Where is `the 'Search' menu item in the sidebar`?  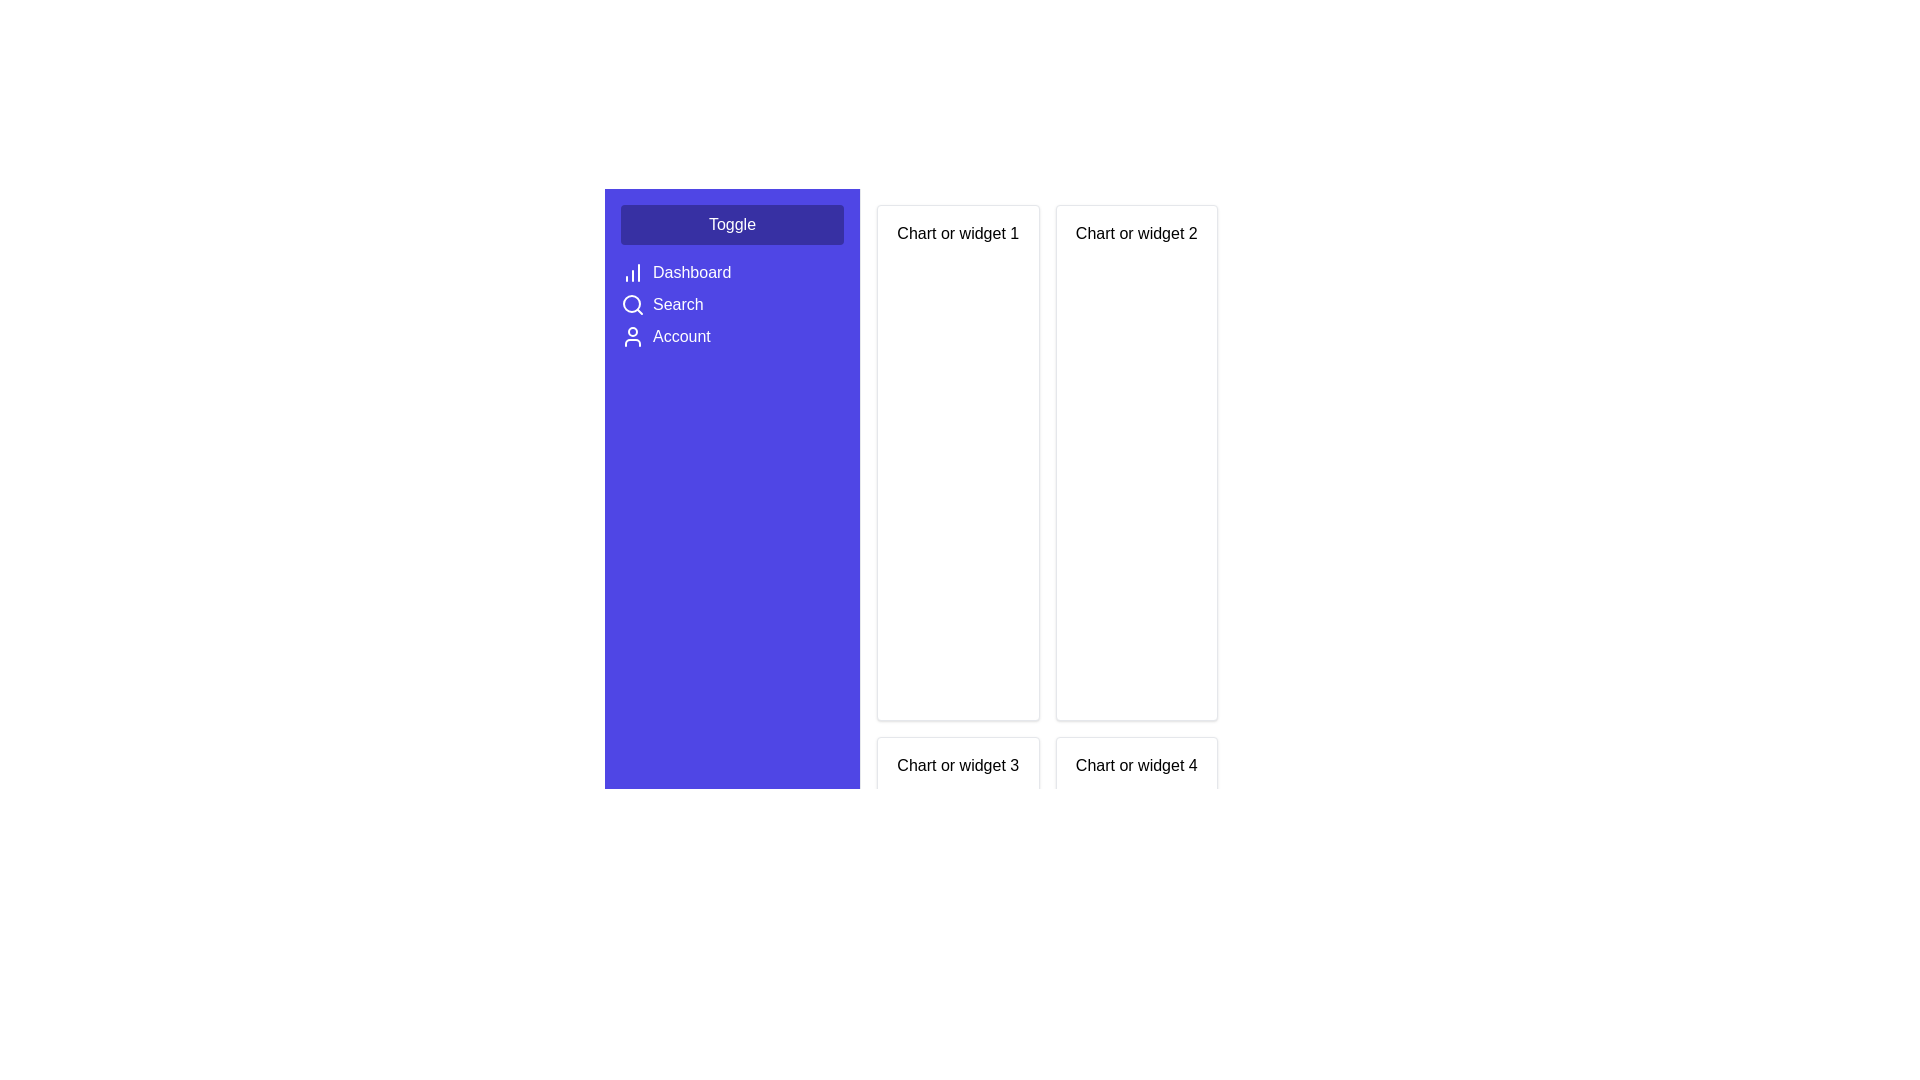 the 'Search' menu item in the sidebar is located at coordinates (731, 304).